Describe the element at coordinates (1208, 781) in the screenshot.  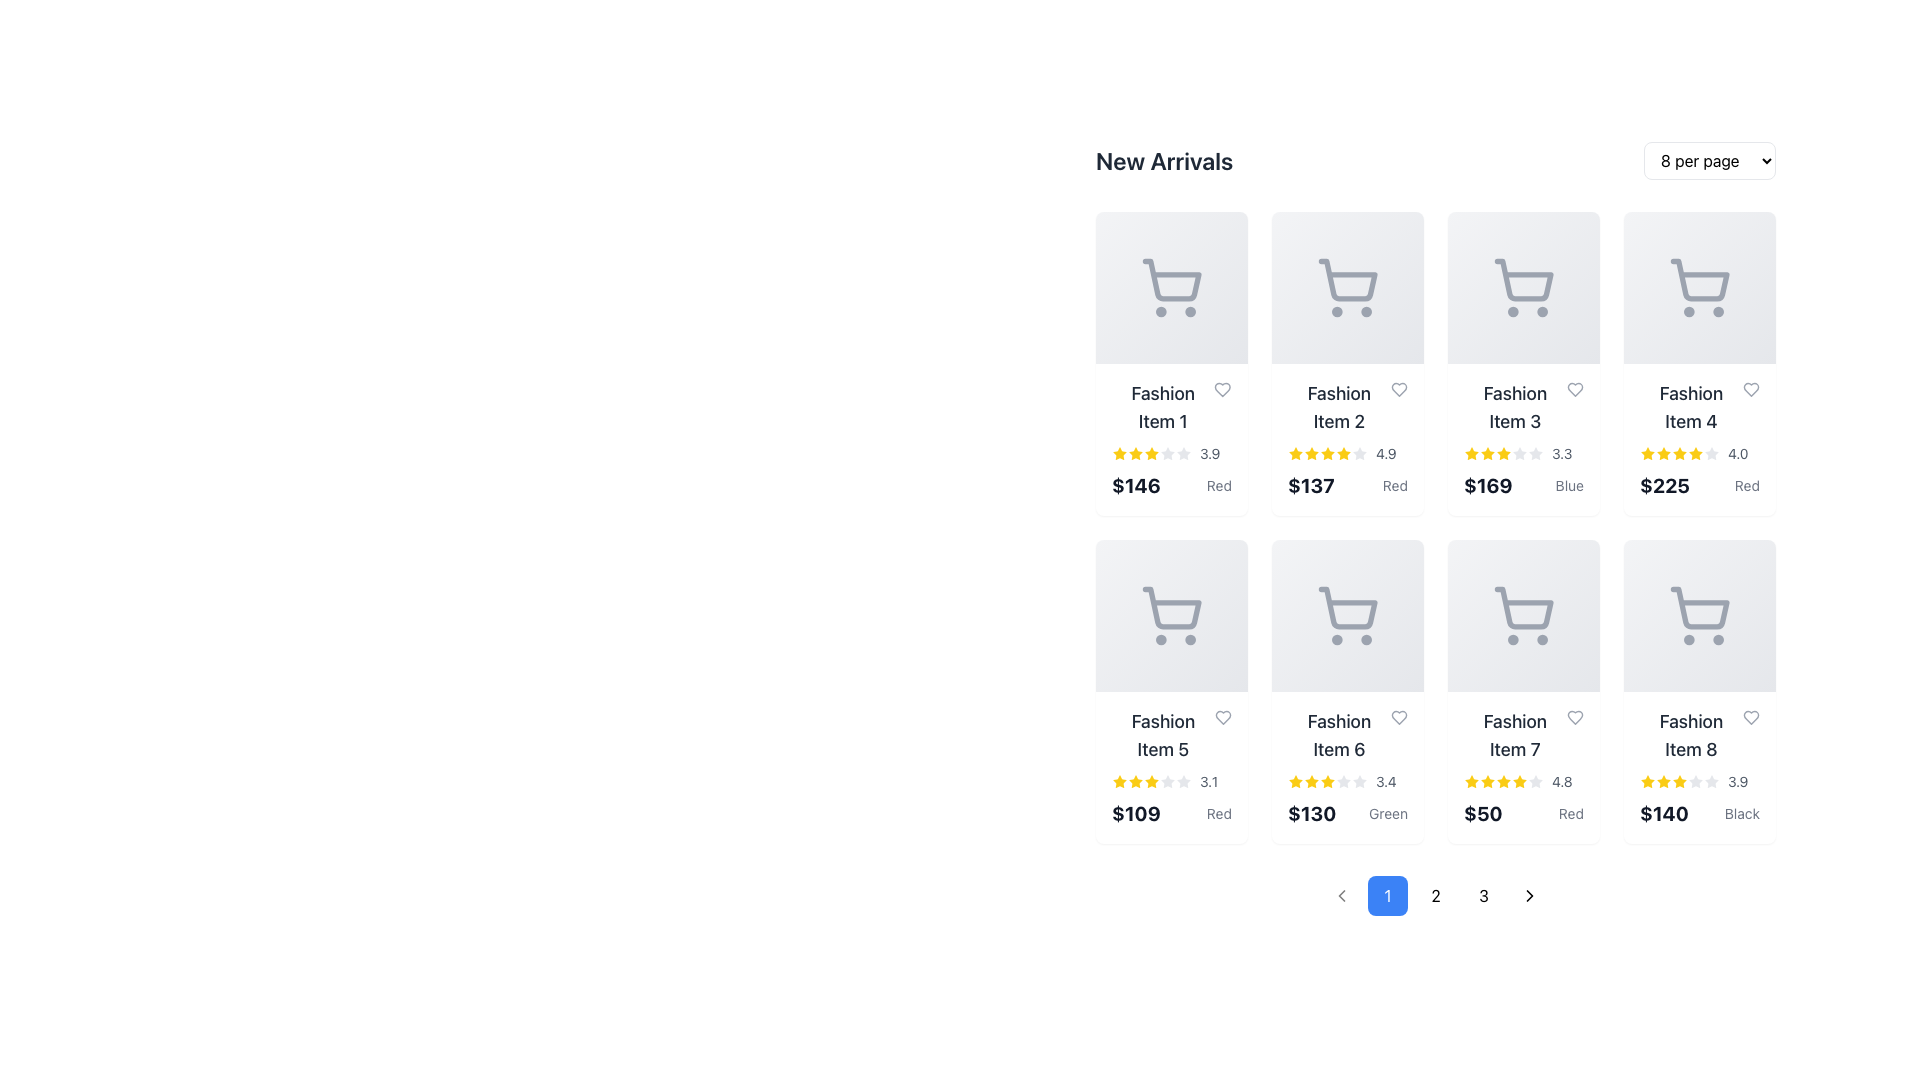
I see `the Text Label that conveys the numerical rating for the adjacent star ratings in the second row, first column of the grid layout` at that location.